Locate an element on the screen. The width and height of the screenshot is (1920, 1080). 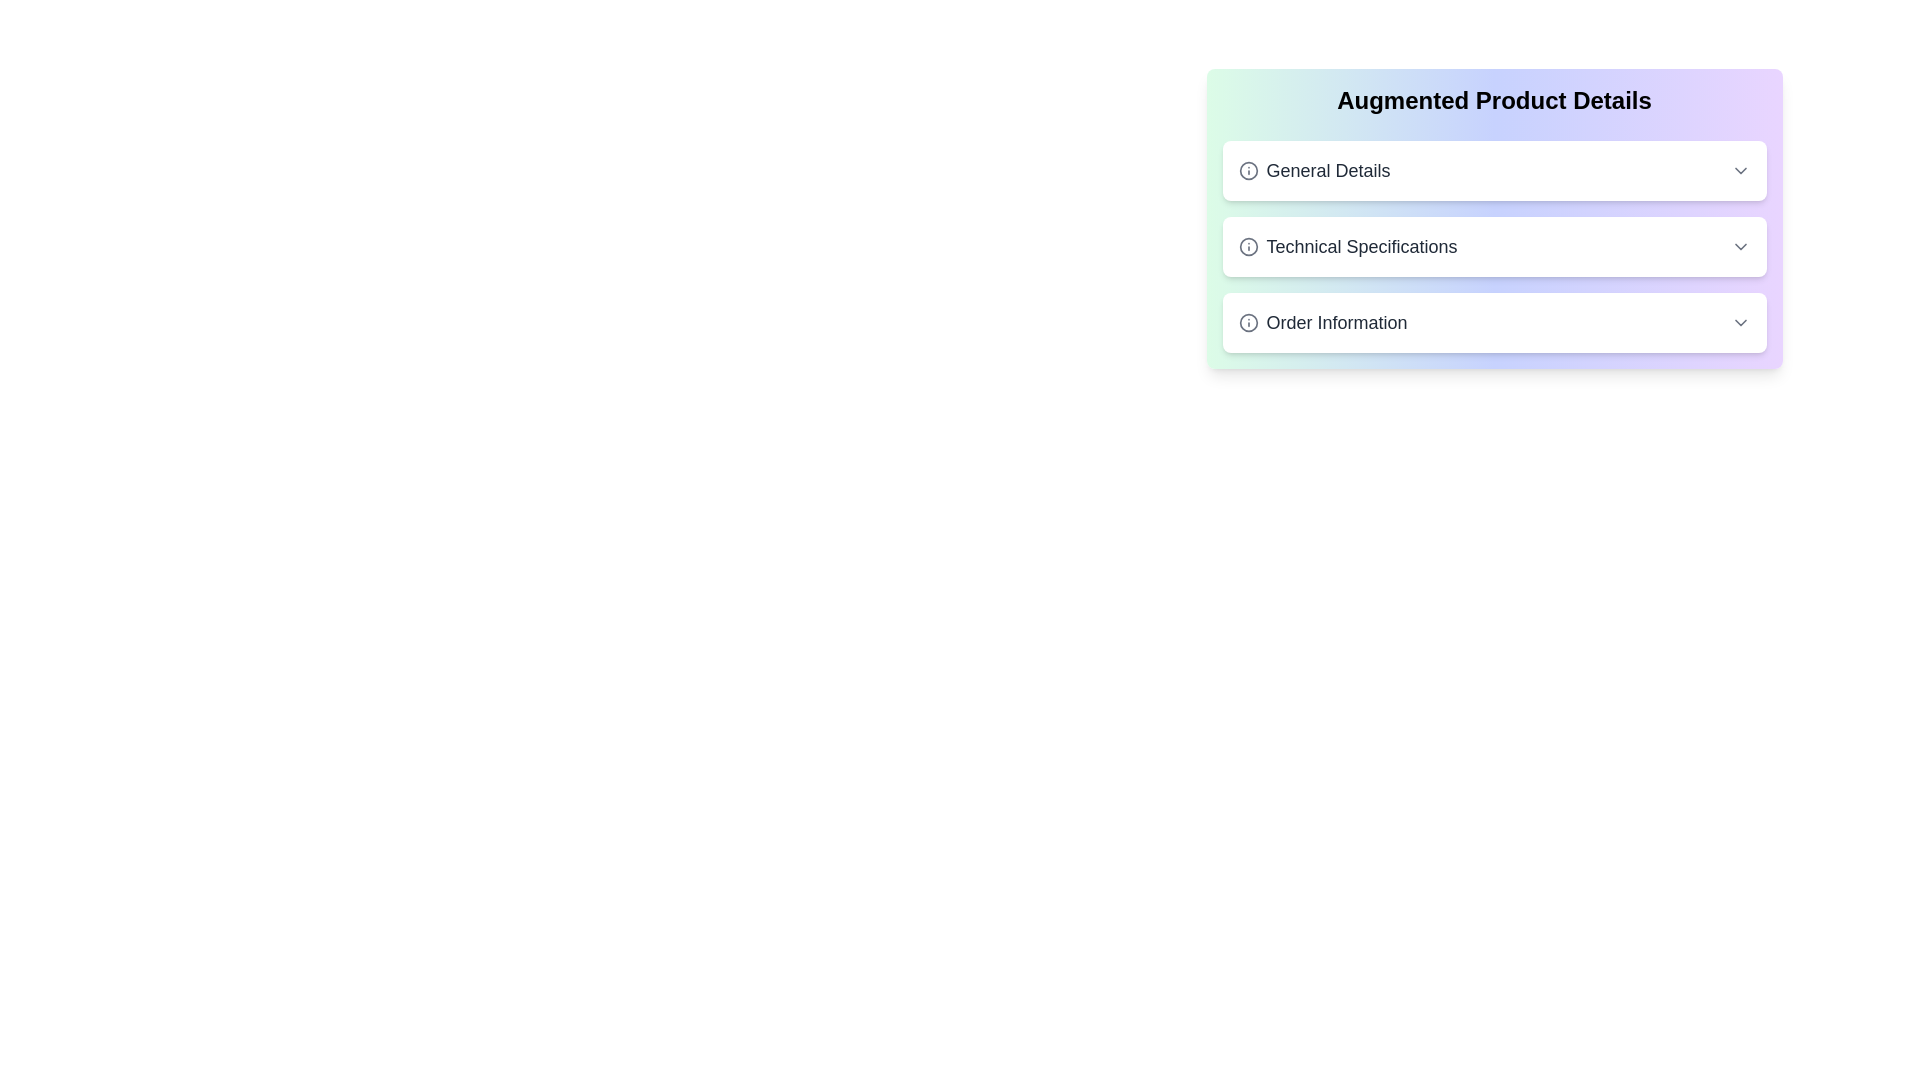
the Chevron icon located at the rightmost corner of the 'Technical Specifications' section is located at coordinates (1739, 245).